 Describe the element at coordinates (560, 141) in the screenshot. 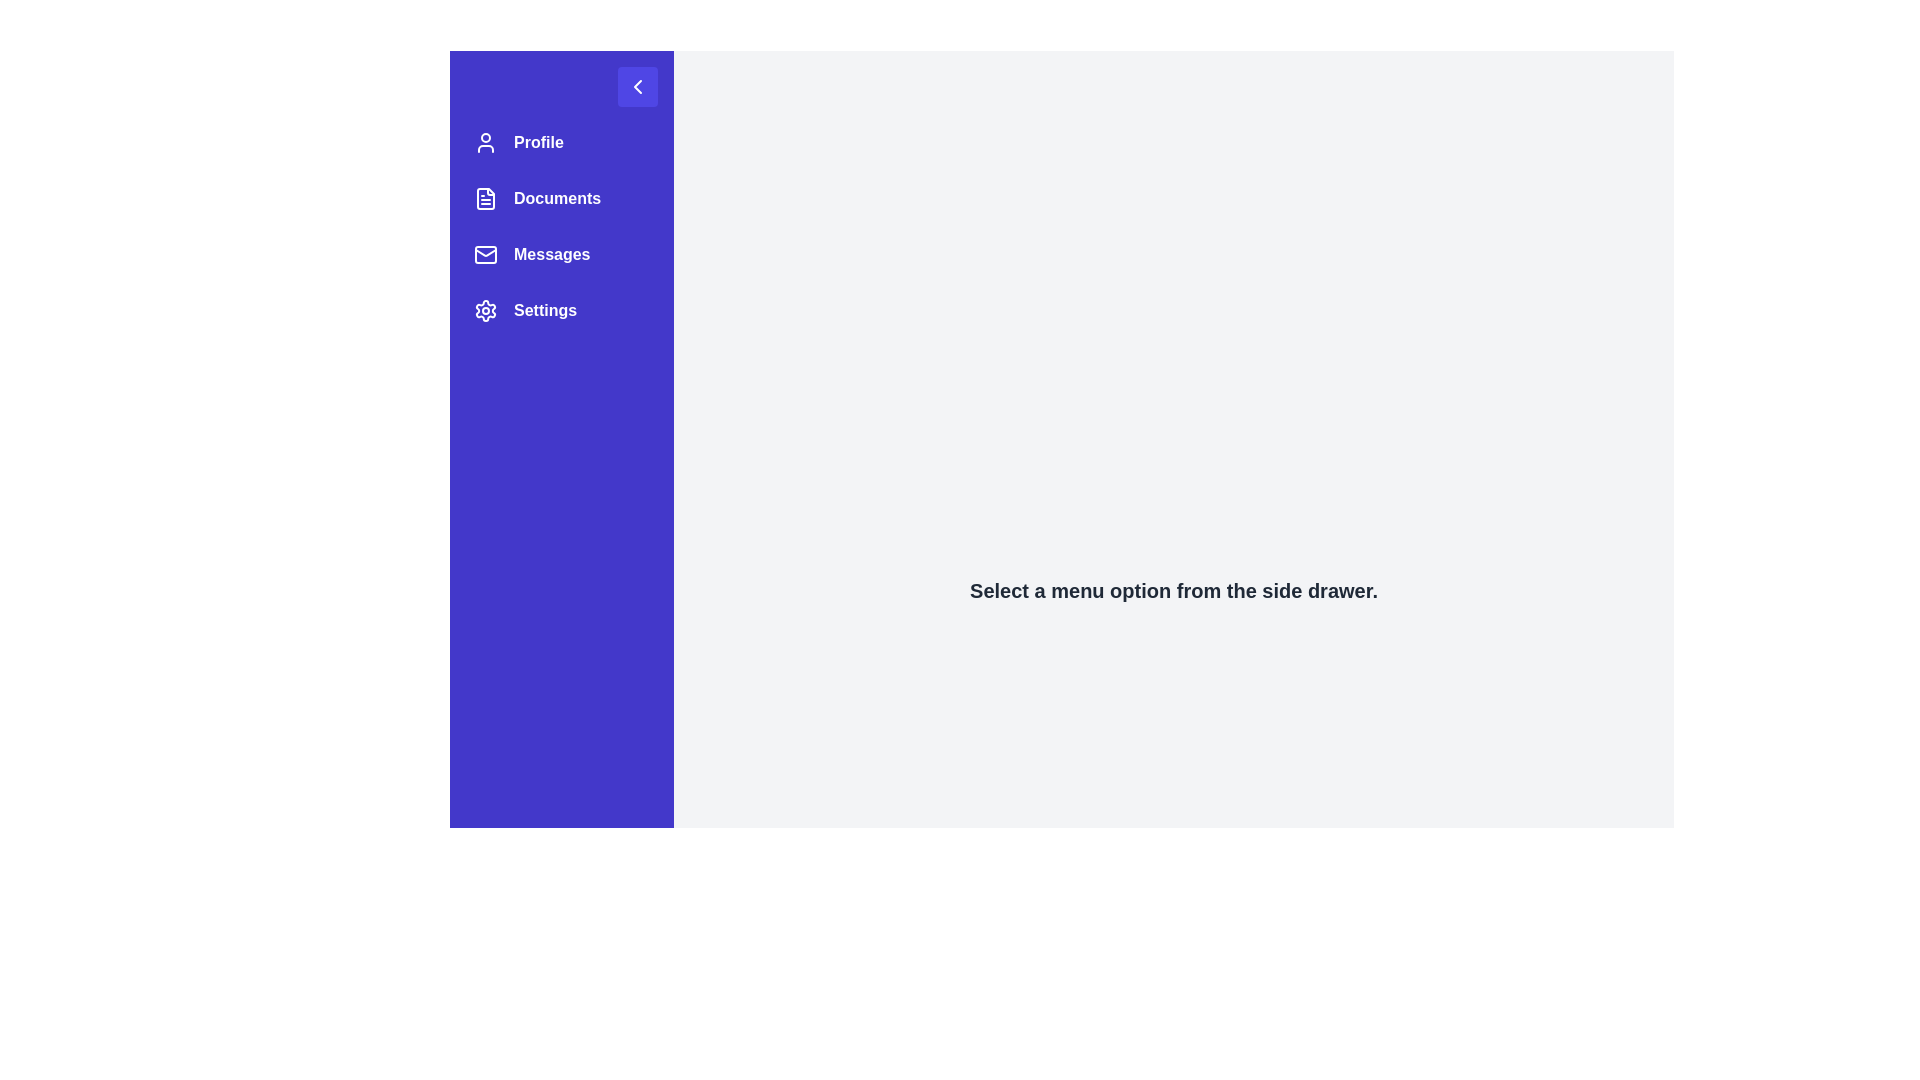

I see `the first Navigation menu item labeled 'Profile'` at that location.